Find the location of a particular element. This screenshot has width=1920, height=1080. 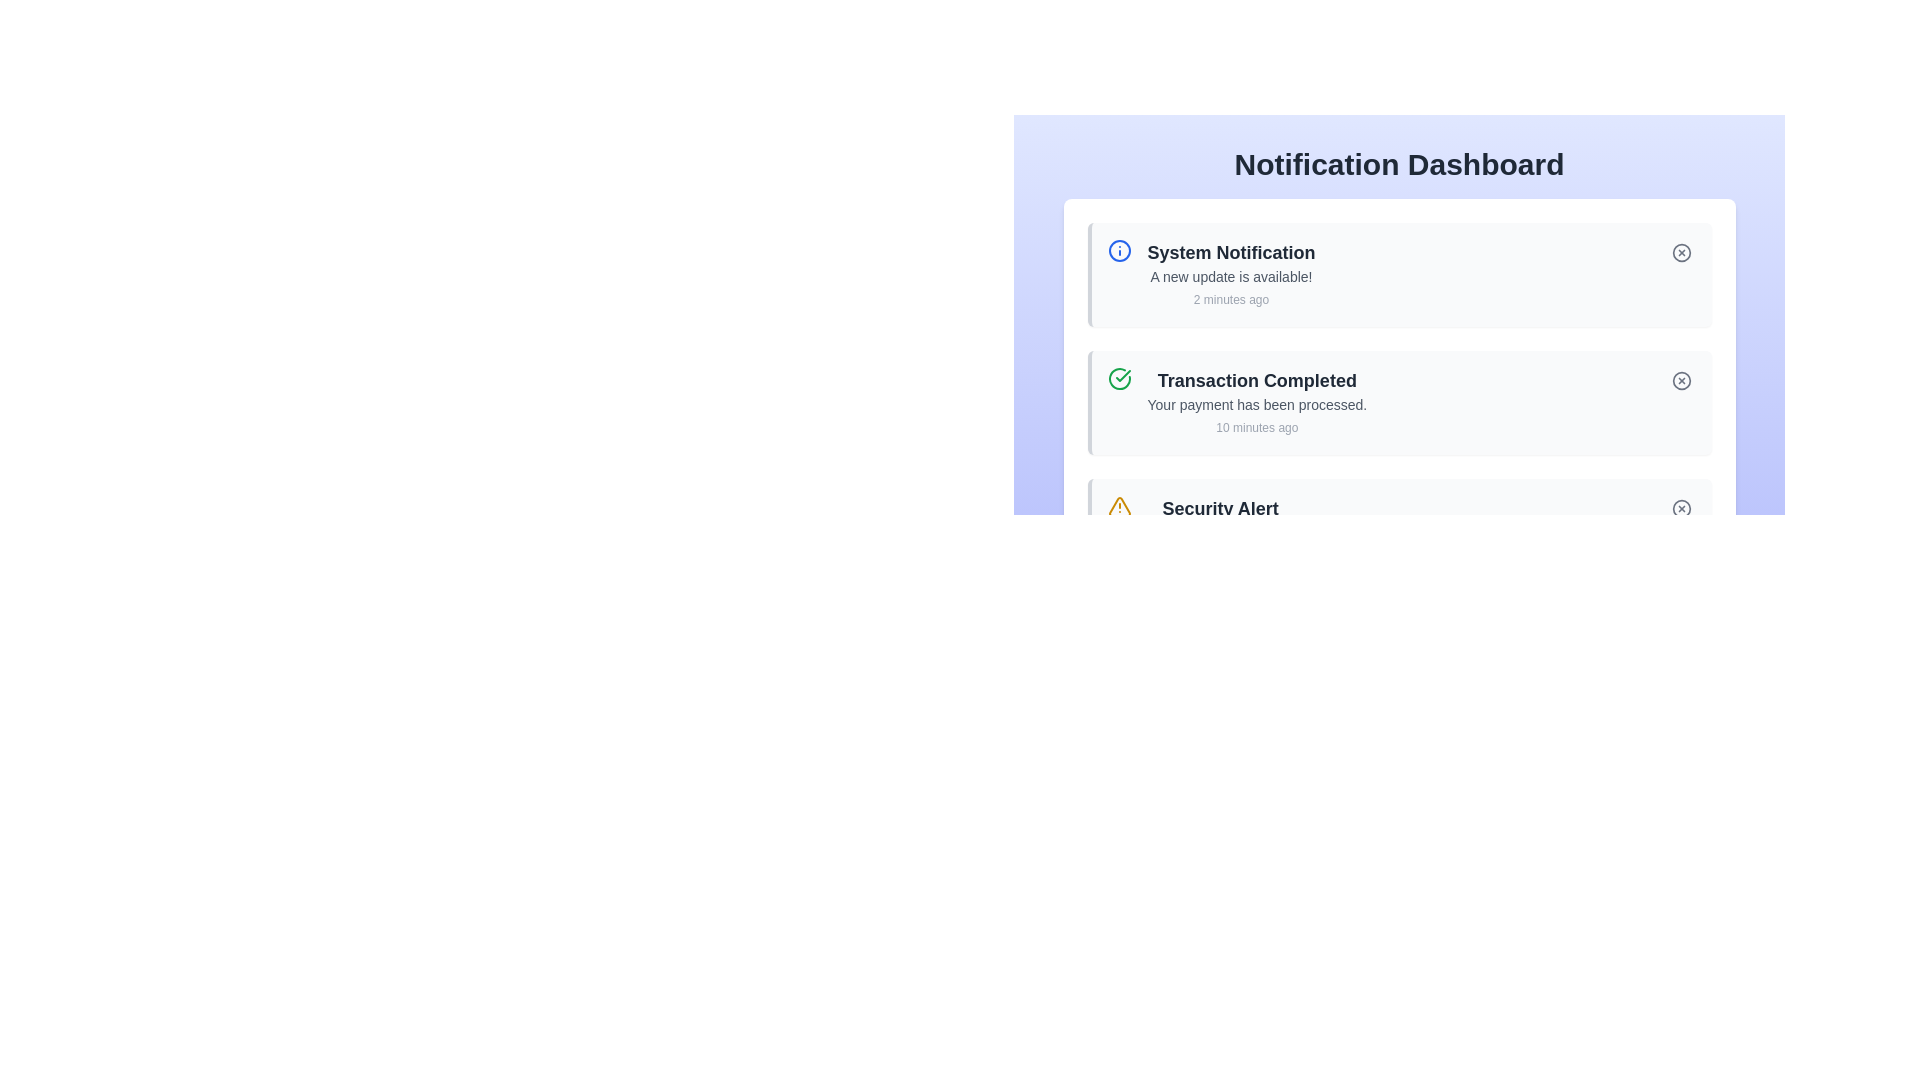

the Text Block displaying system notification information in the first notification card under the 'Notification Dashboard' is located at coordinates (1230, 274).